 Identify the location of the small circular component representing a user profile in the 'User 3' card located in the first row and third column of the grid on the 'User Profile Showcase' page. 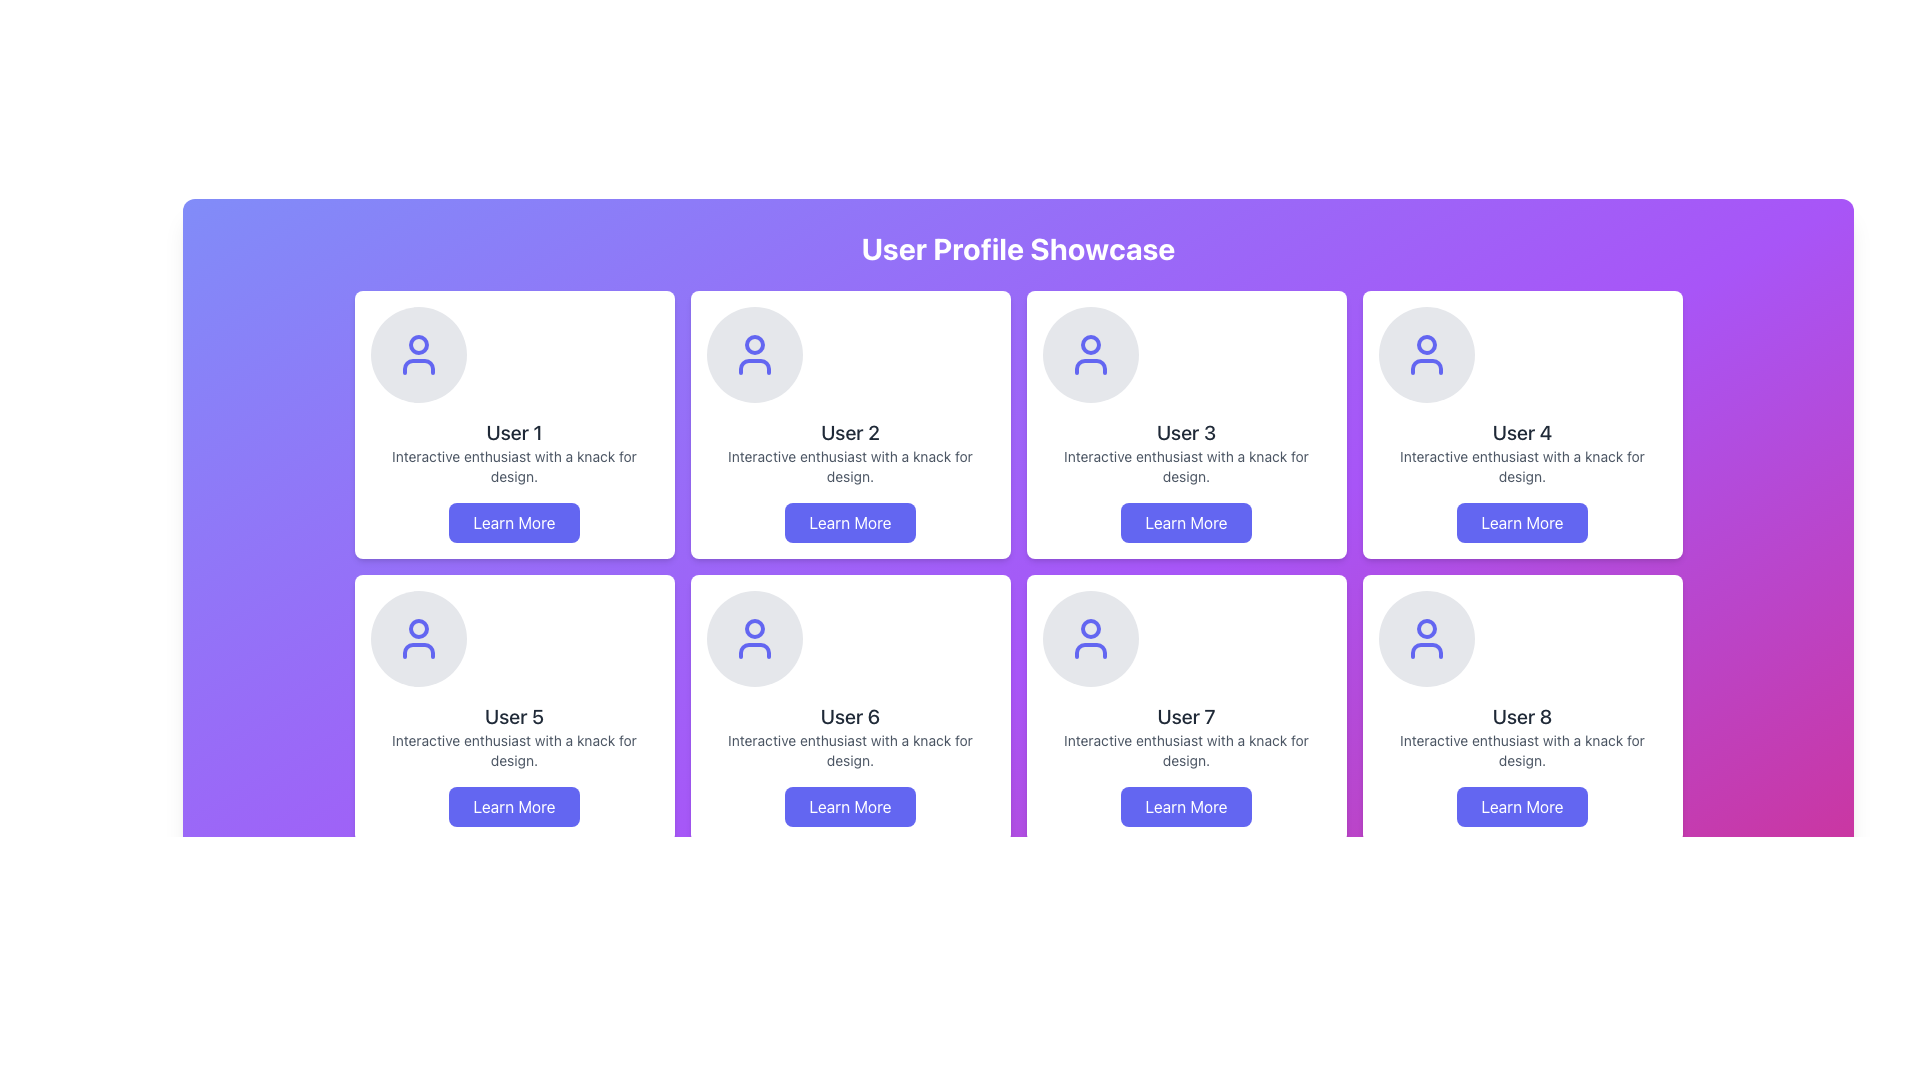
(1089, 343).